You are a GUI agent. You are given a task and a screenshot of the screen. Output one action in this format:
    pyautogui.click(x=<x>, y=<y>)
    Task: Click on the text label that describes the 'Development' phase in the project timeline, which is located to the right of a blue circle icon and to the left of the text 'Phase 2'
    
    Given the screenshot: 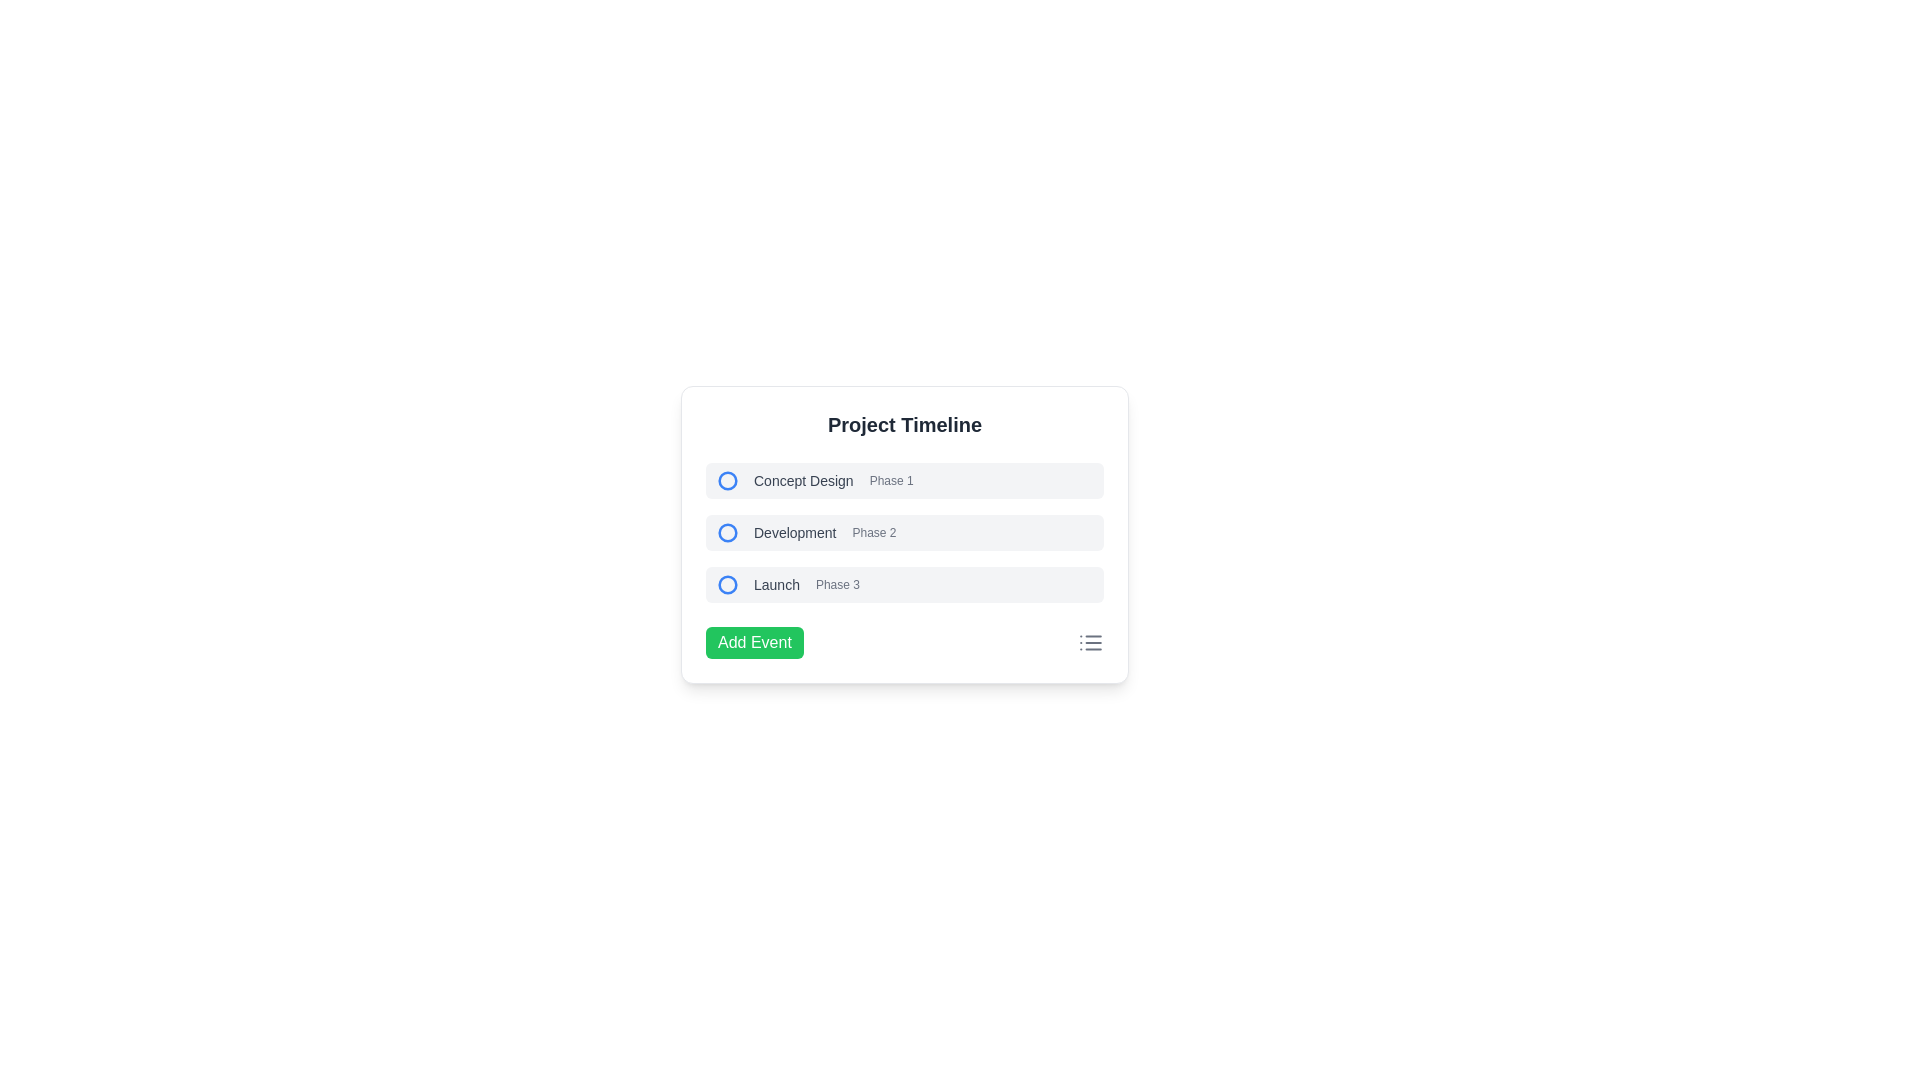 What is the action you would take?
    pyautogui.click(x=794, y=531)
    